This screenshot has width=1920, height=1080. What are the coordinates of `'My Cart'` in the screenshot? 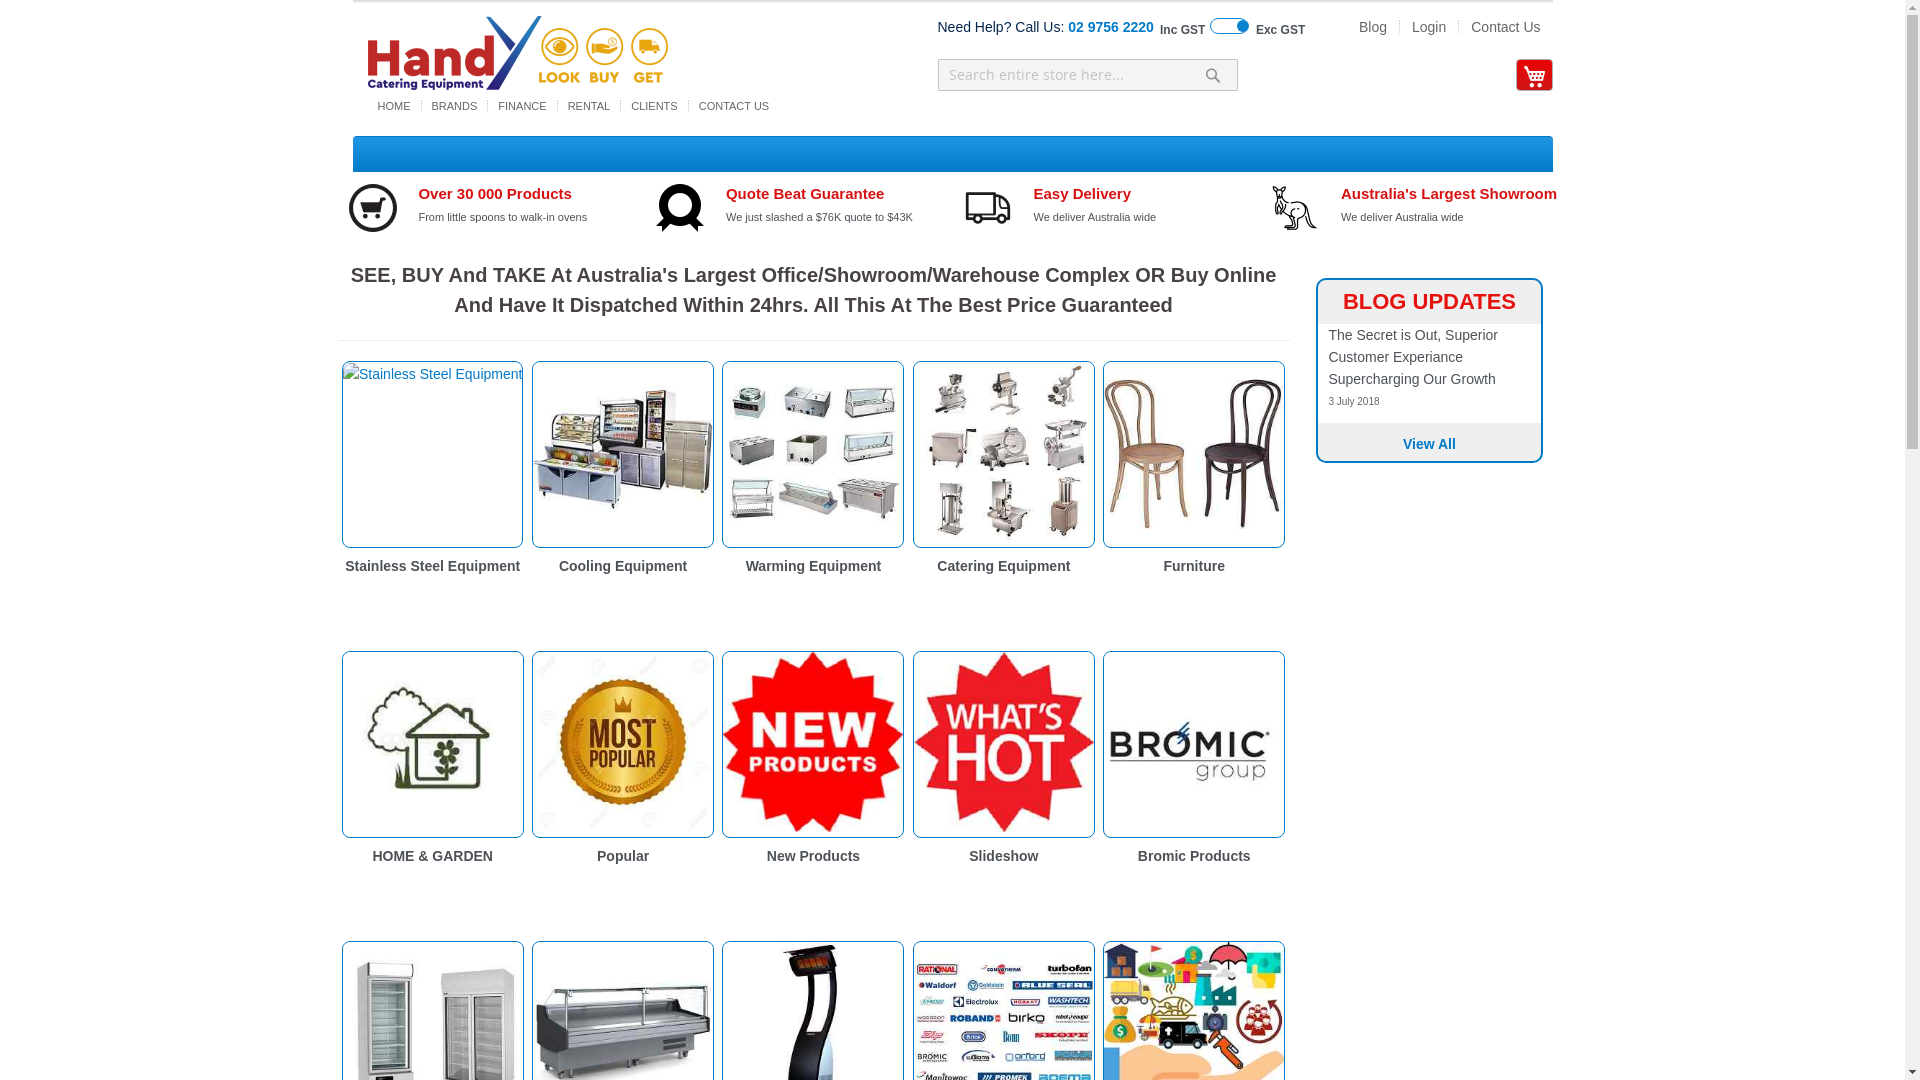 It's located at (1532, 75).